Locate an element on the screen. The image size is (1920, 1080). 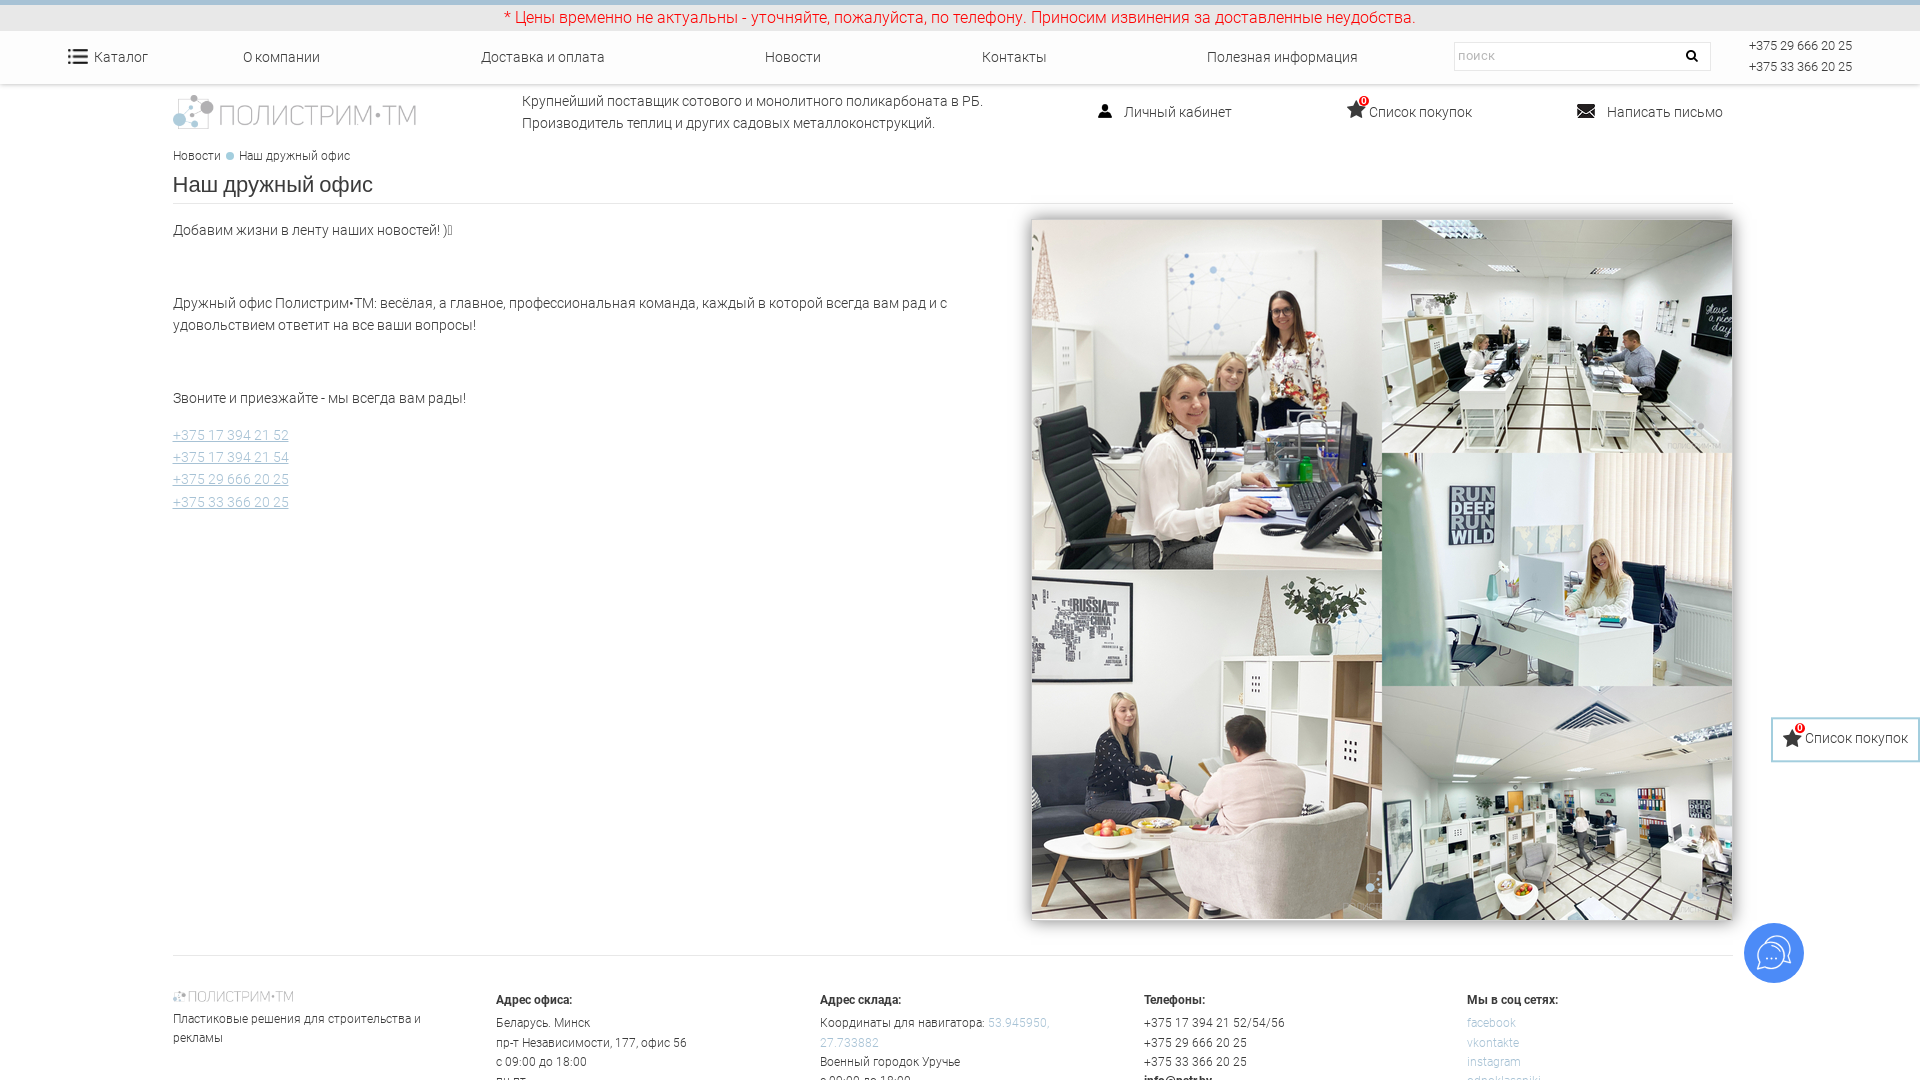
'+375 29 666 20 25' is located at coordinates (1195, 1041).